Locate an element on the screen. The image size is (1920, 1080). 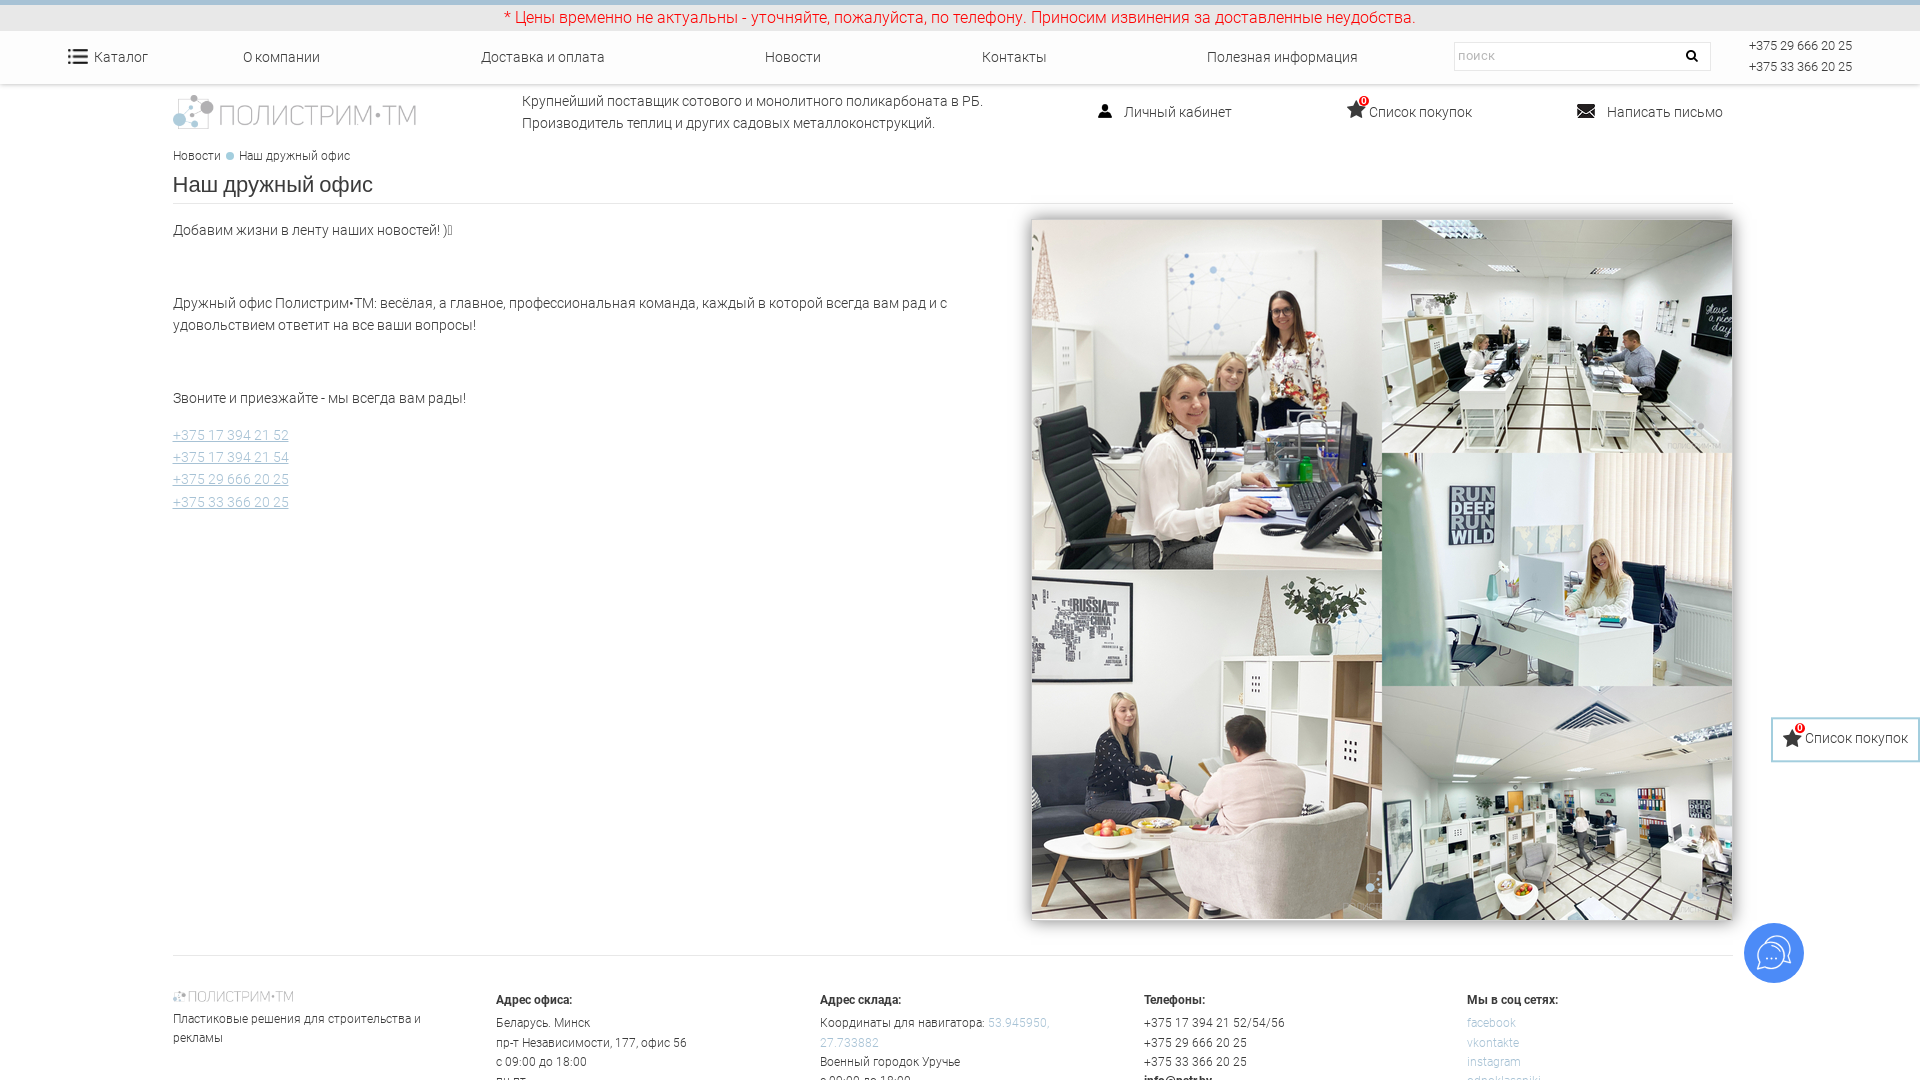
'+375 29 666 20 25' is located at coordinates (1195, 1041).